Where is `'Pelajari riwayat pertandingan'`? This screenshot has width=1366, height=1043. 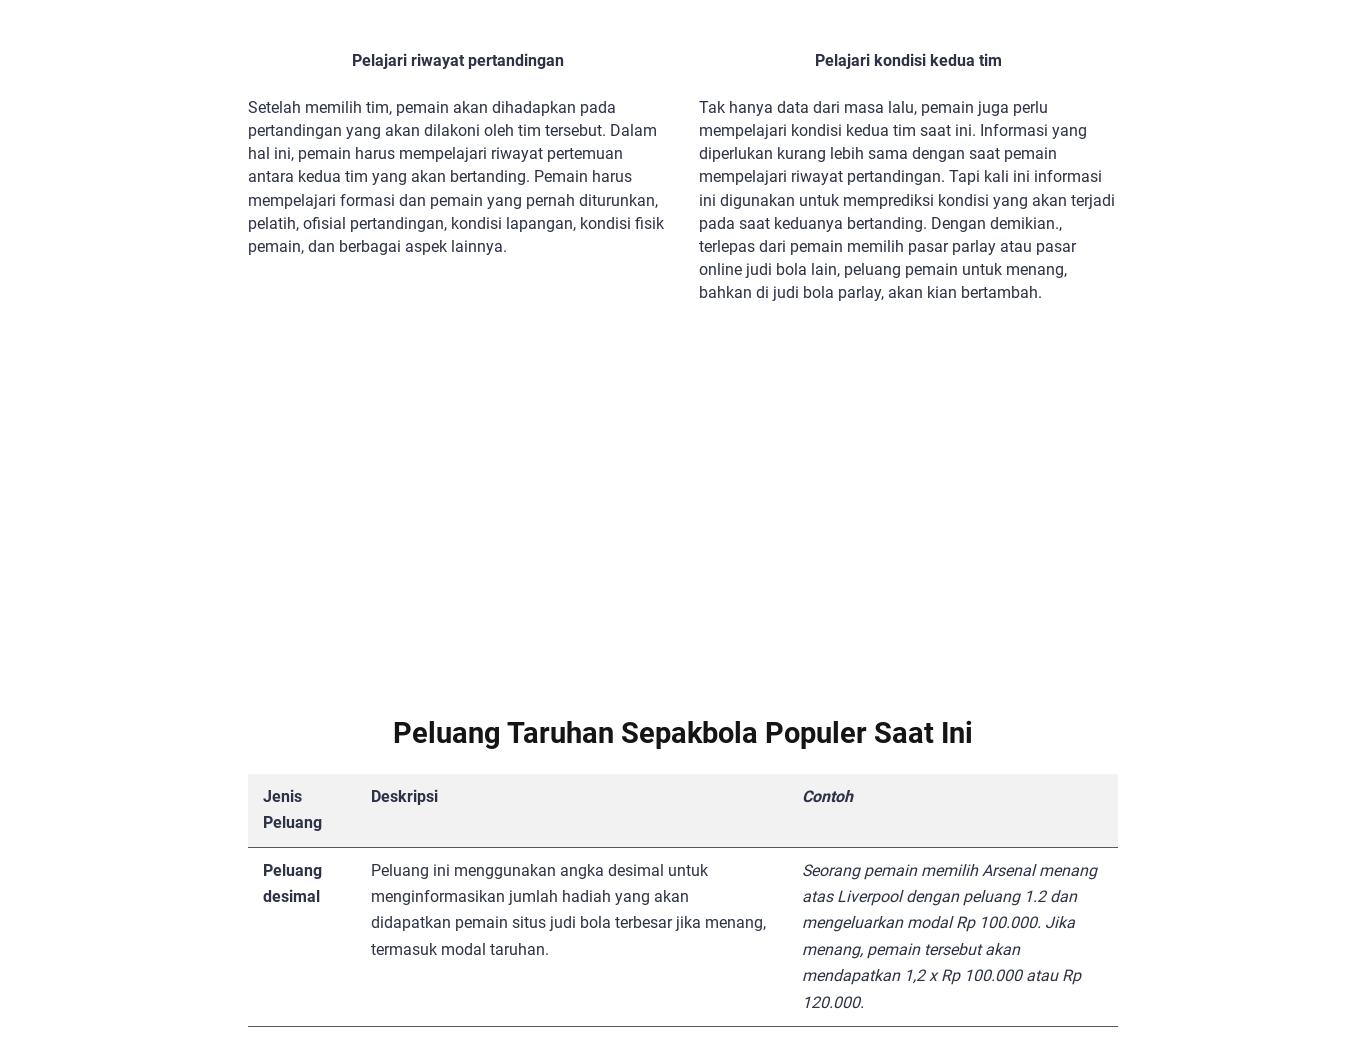
'Pelajari riwayat pertandingan' is located at coordinates (350, 59).